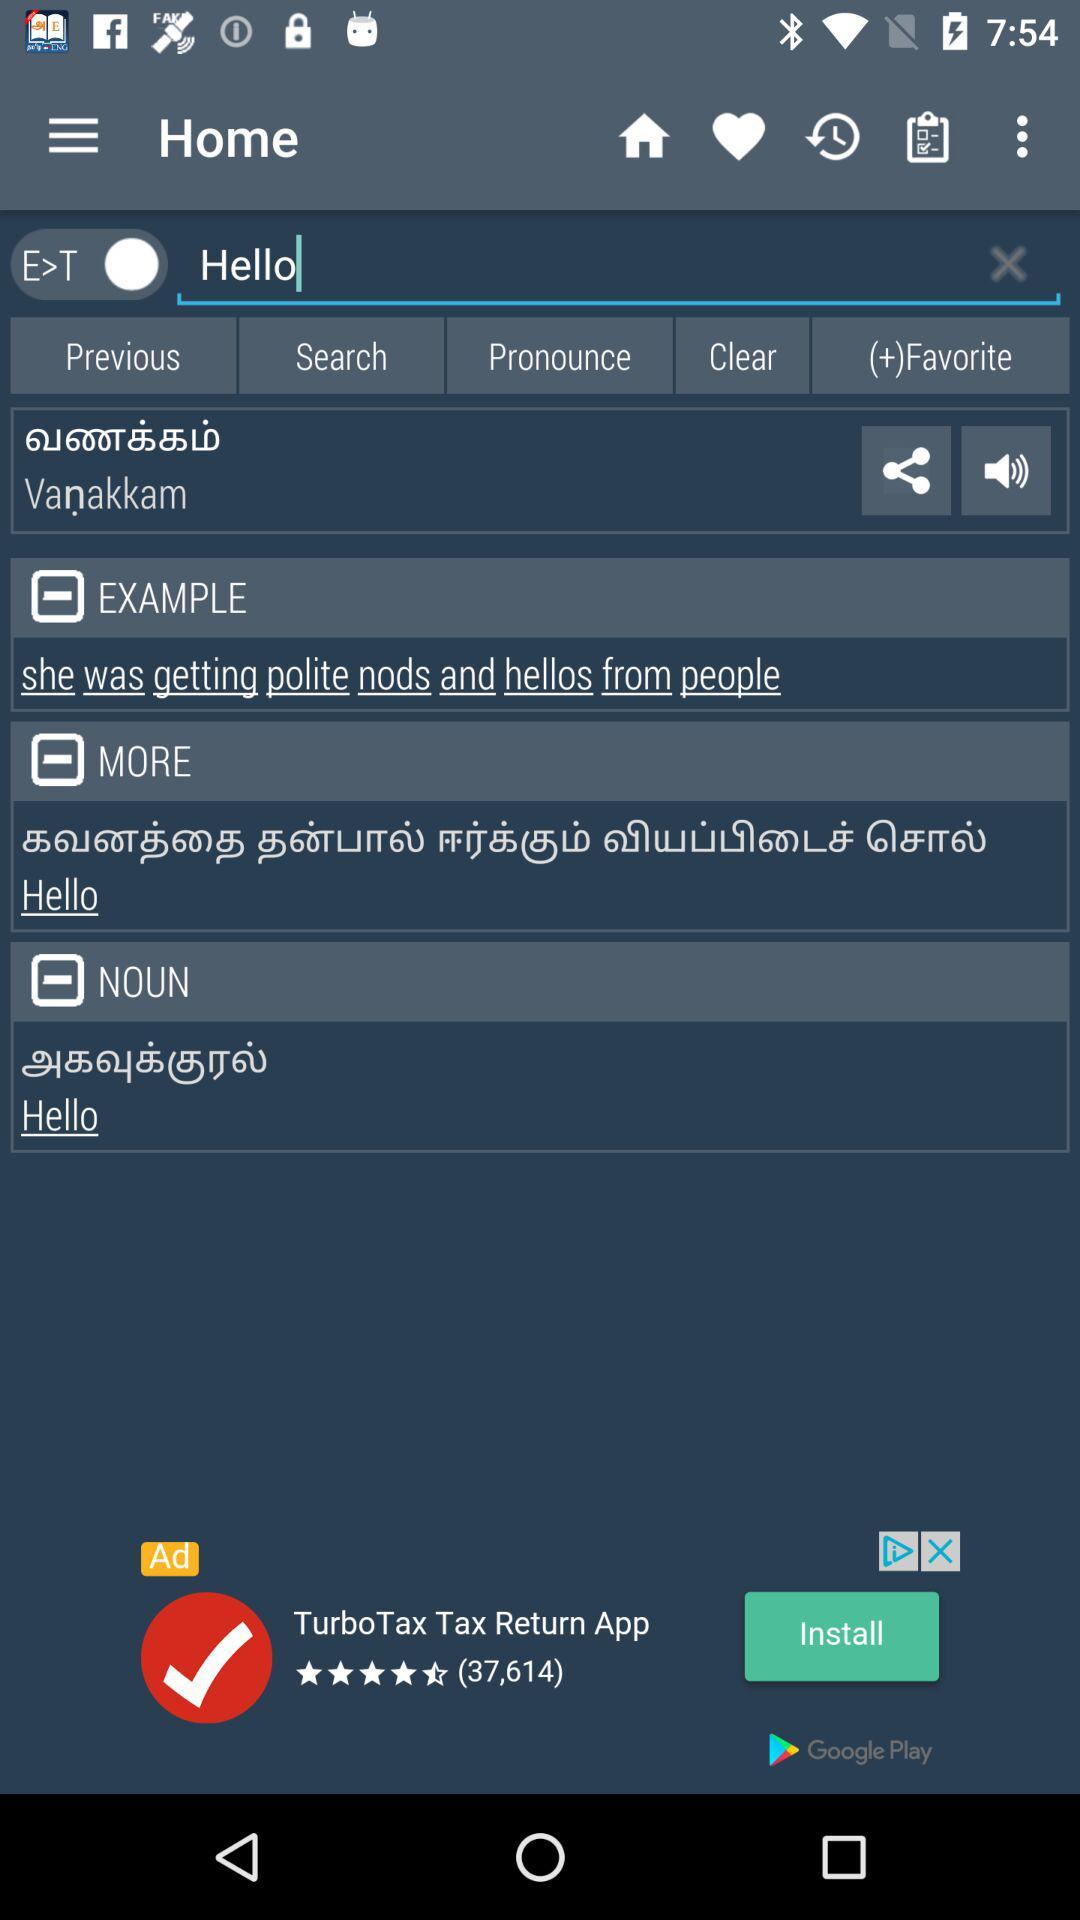  What do you see at coordinates (132, 263) in the screenshot?
I see `the avatar icon` at bounding box center [132, 263].